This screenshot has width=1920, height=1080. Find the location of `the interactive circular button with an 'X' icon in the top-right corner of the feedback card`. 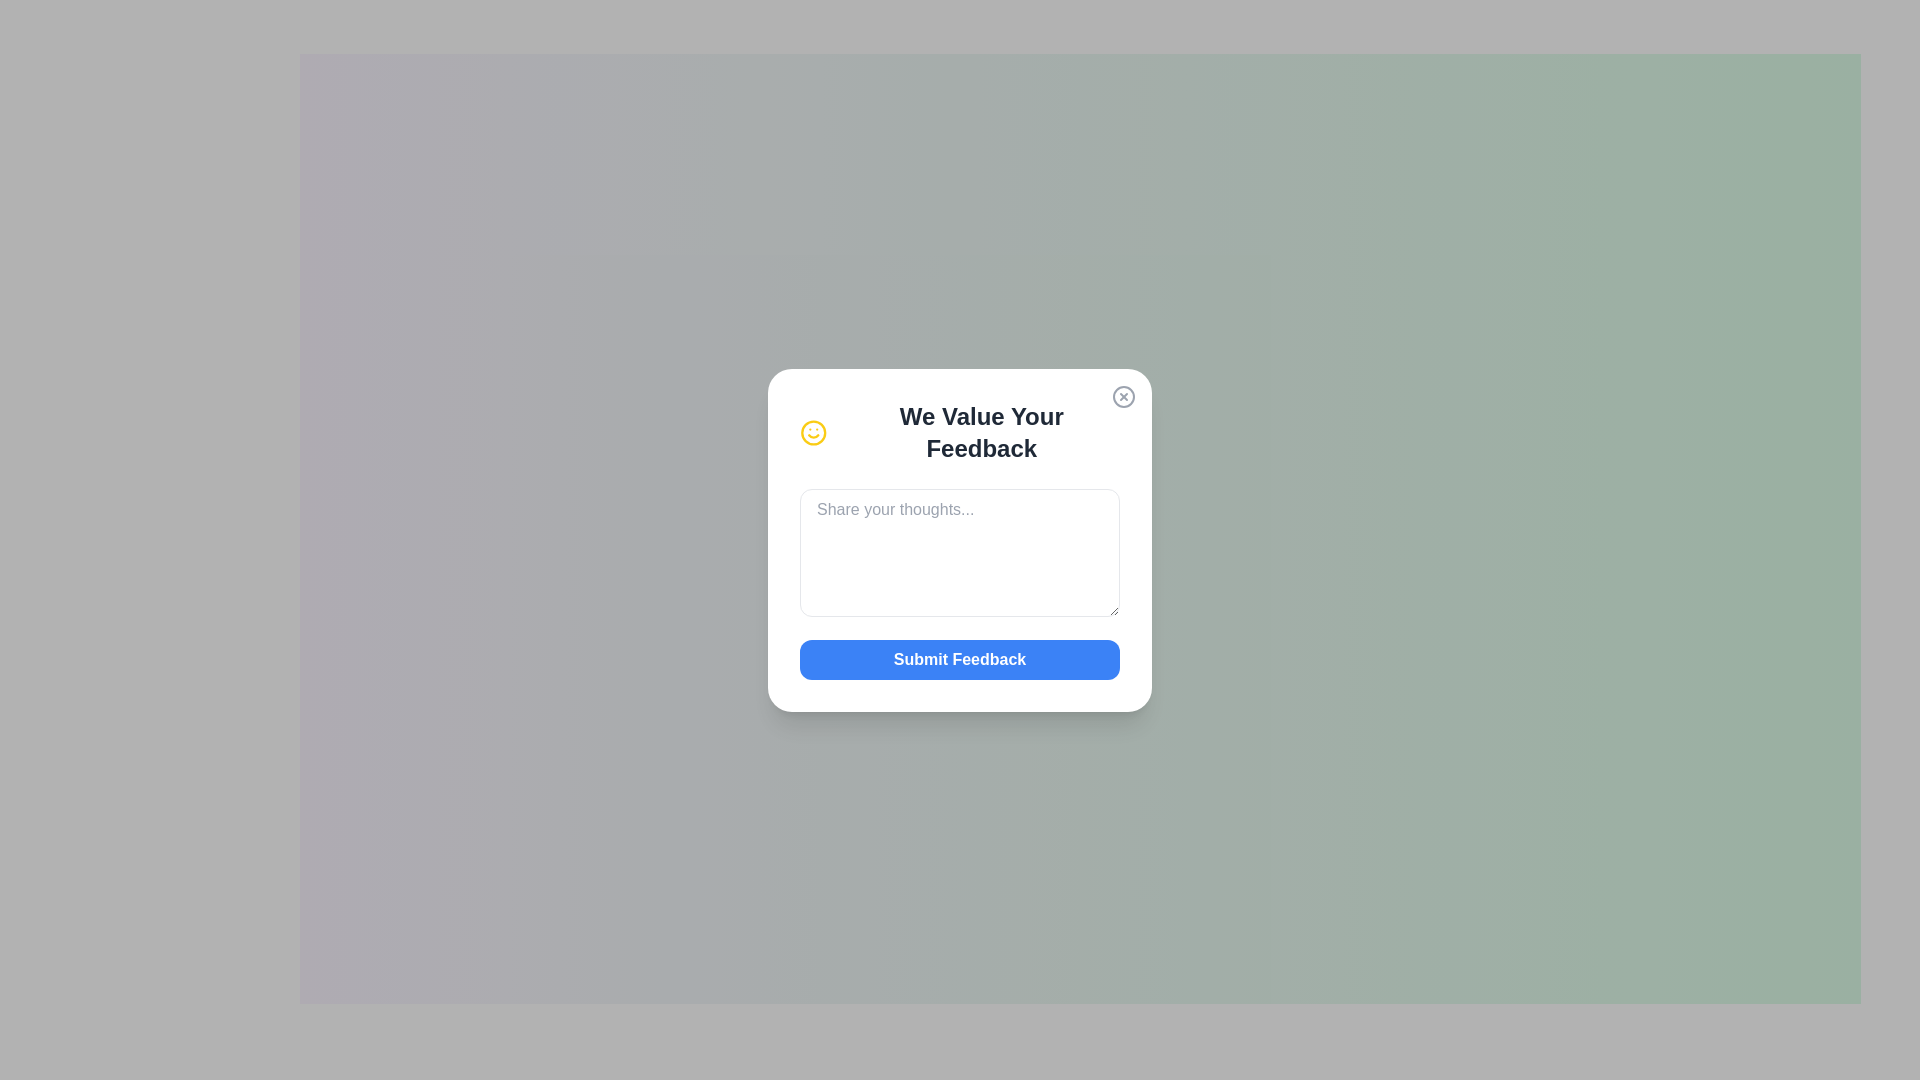

the interactive circular button with an 'X' icon in the top-right corner of the feedback card is located at coordinates (1123, 396).